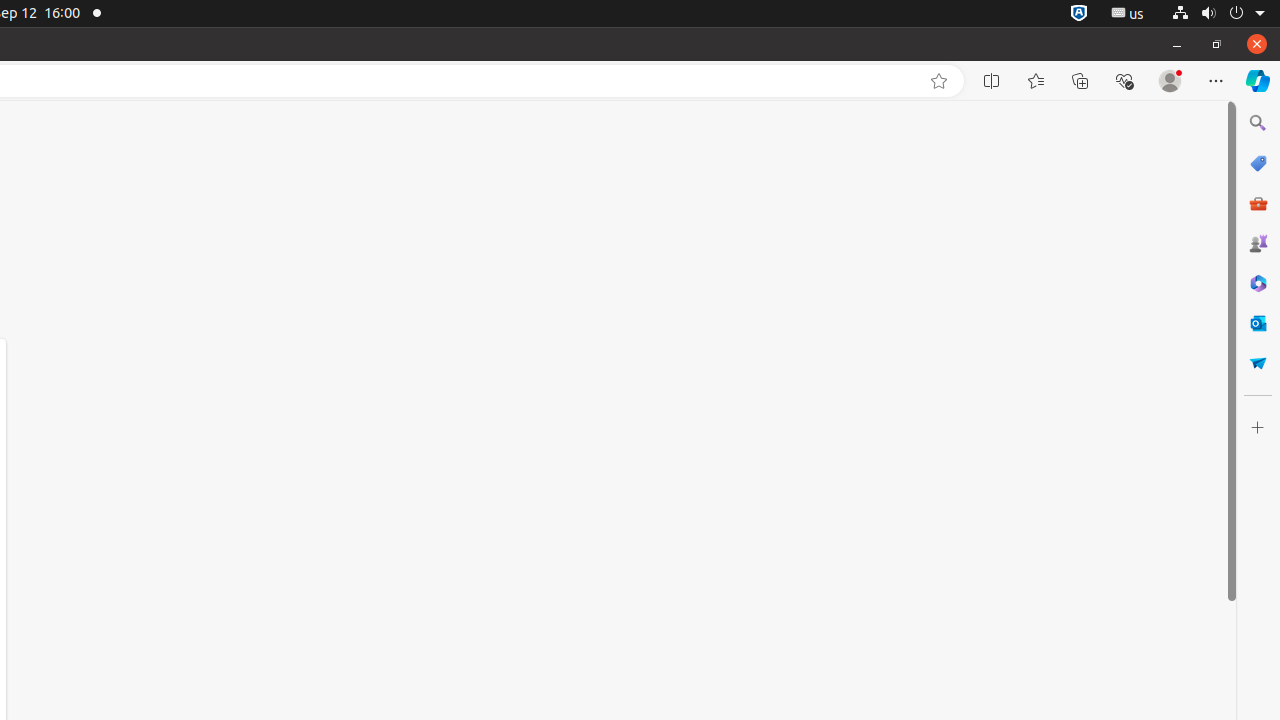 The image size is (1280, 720). I want to click on 'Browser essentials', so click(1123, 80).